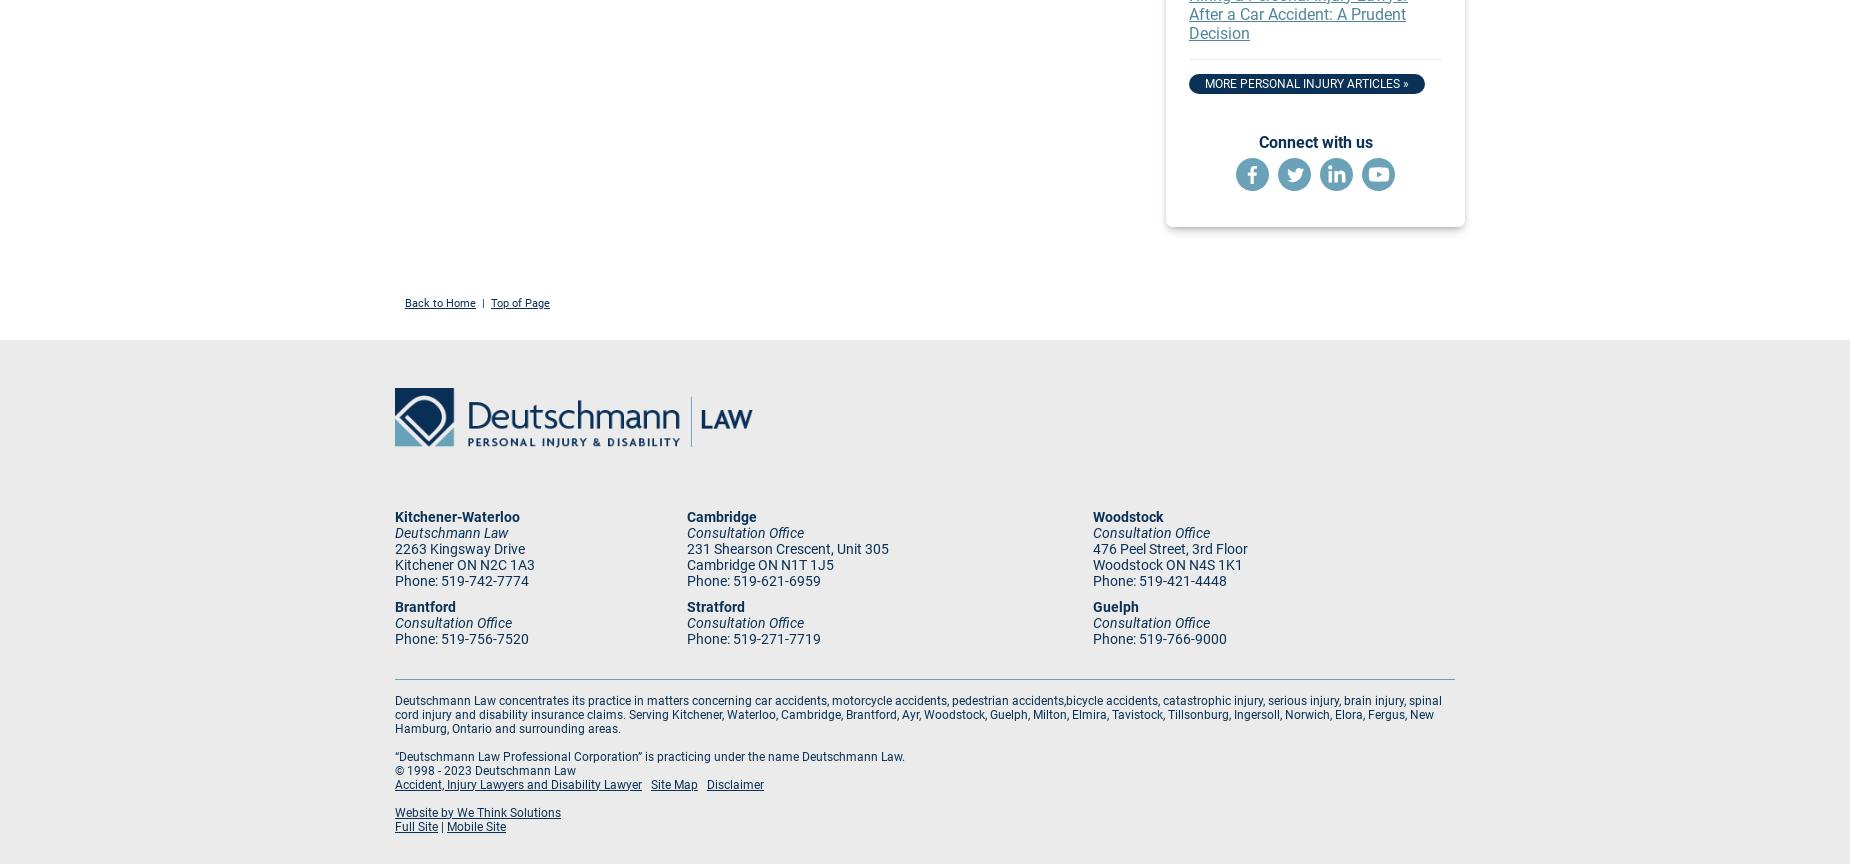 This screenshot has width=1850, height=864. I want to click on 'Disclaimer', so click(735, 782).